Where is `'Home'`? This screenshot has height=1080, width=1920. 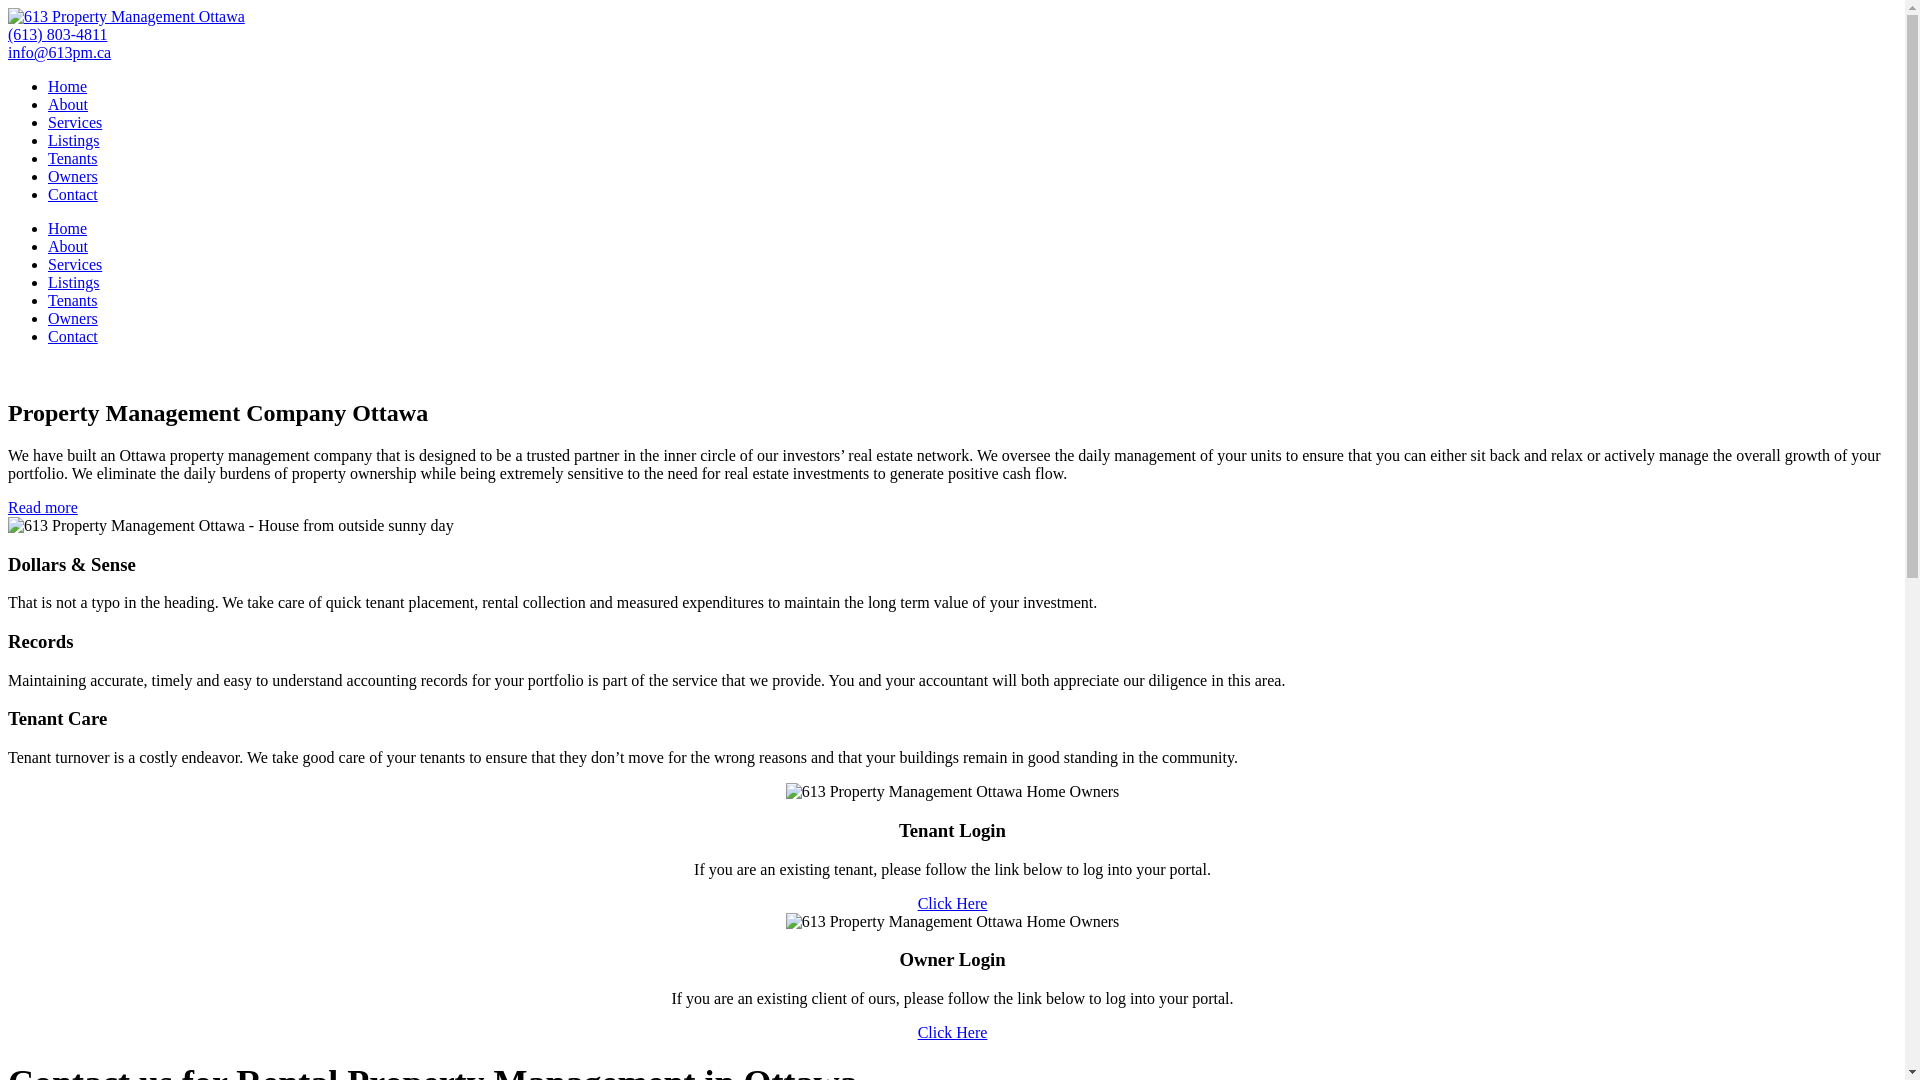 'Home' is located at coordinates (67, 85).